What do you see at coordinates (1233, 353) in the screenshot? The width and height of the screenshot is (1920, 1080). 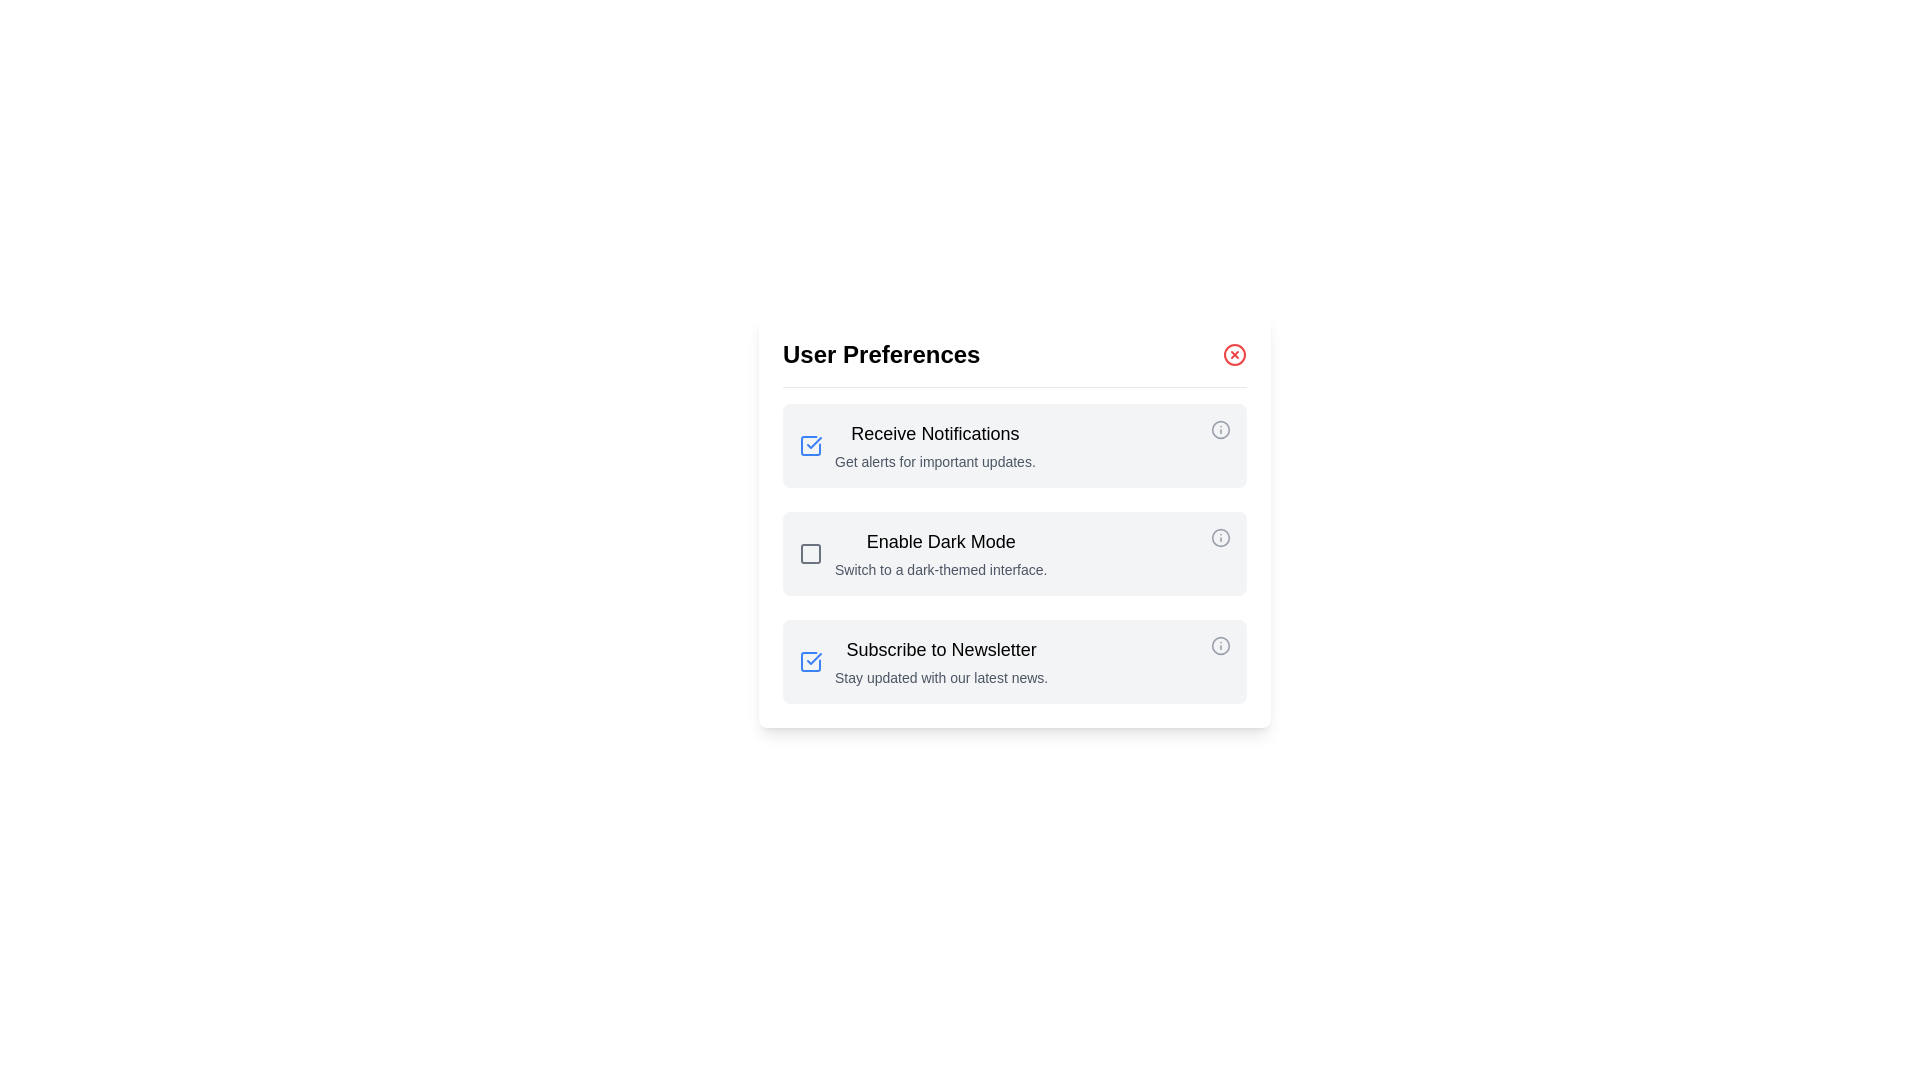 I see `the close button icon with a red 'X'` at bounding box center [1233, 353].